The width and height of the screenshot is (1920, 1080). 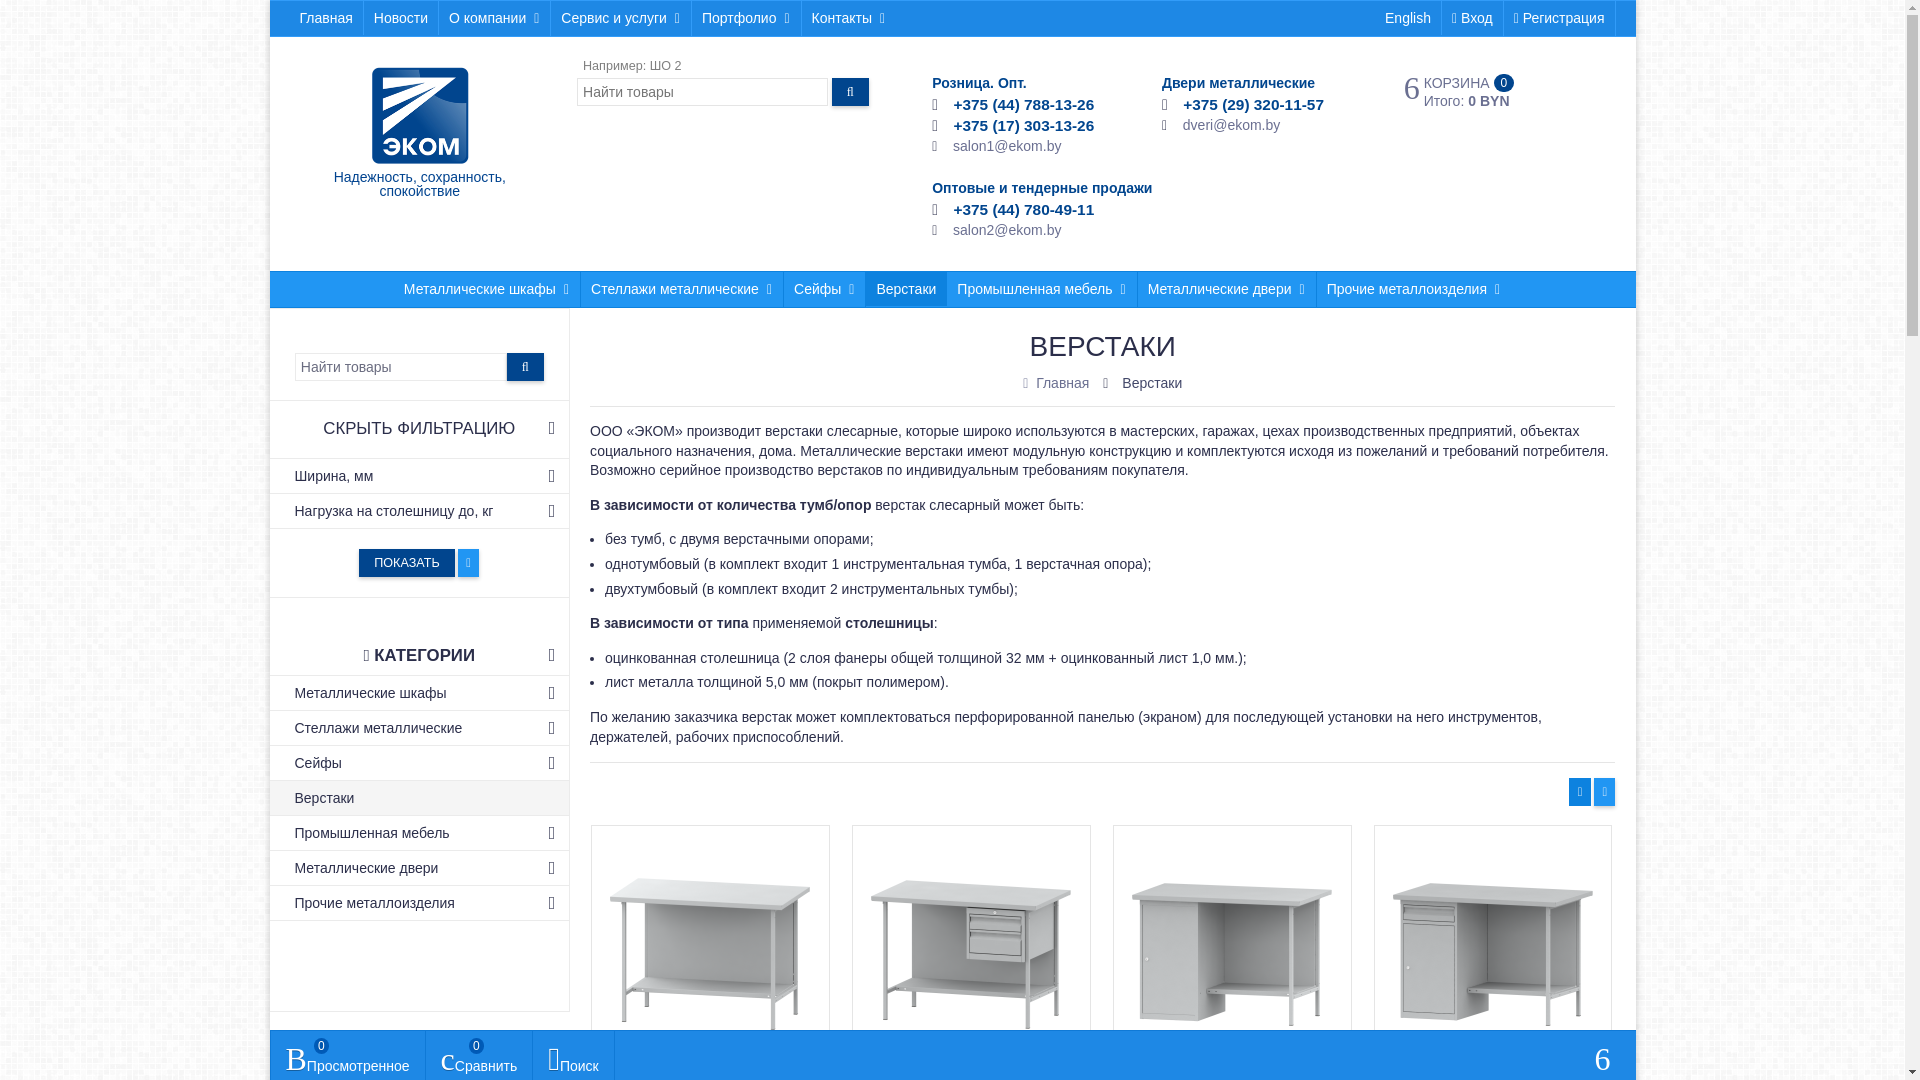 What do you see at coordinates (1407, 18) in the screenshot?
I see `'English'` at bounding box center [1407, 18].